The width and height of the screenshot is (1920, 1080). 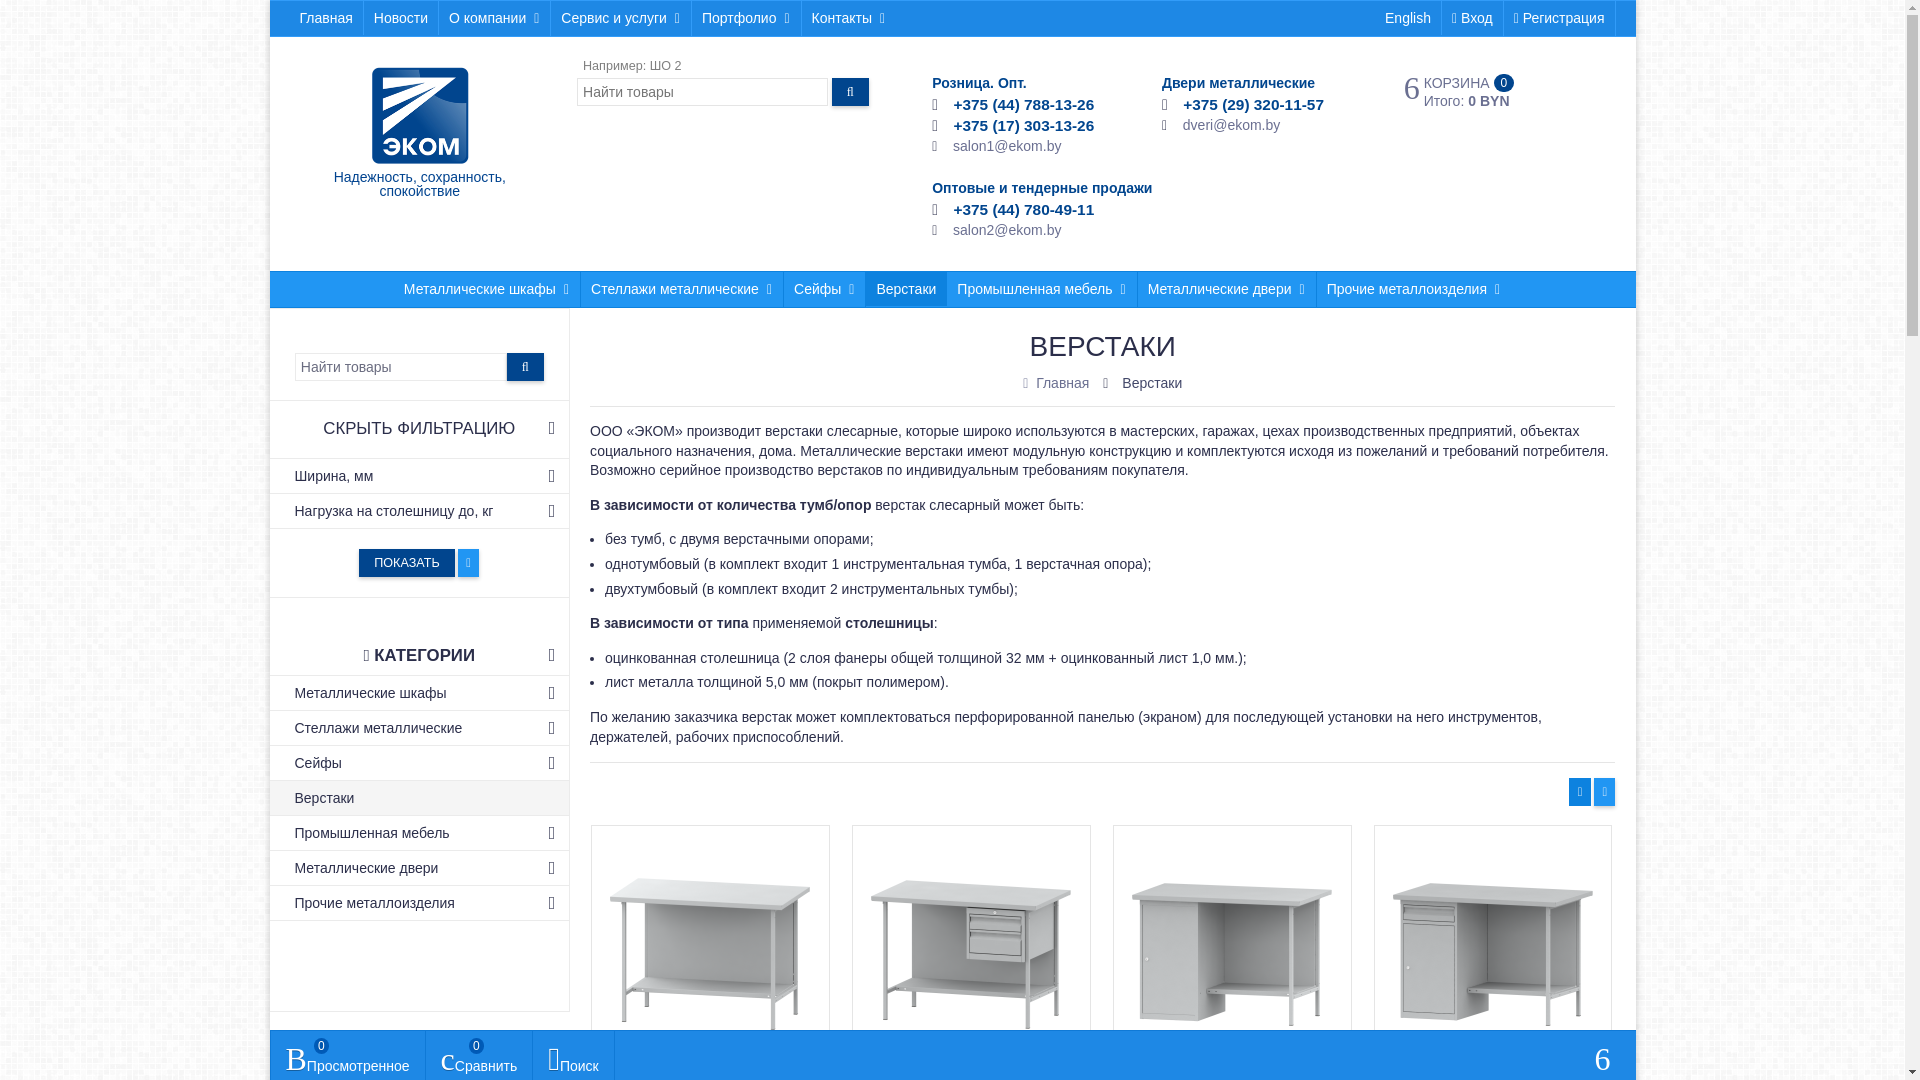 What do you see at coordinates (1407, 18) in the screenshot?
I see `'English'` at bounding box center [1407, 18].